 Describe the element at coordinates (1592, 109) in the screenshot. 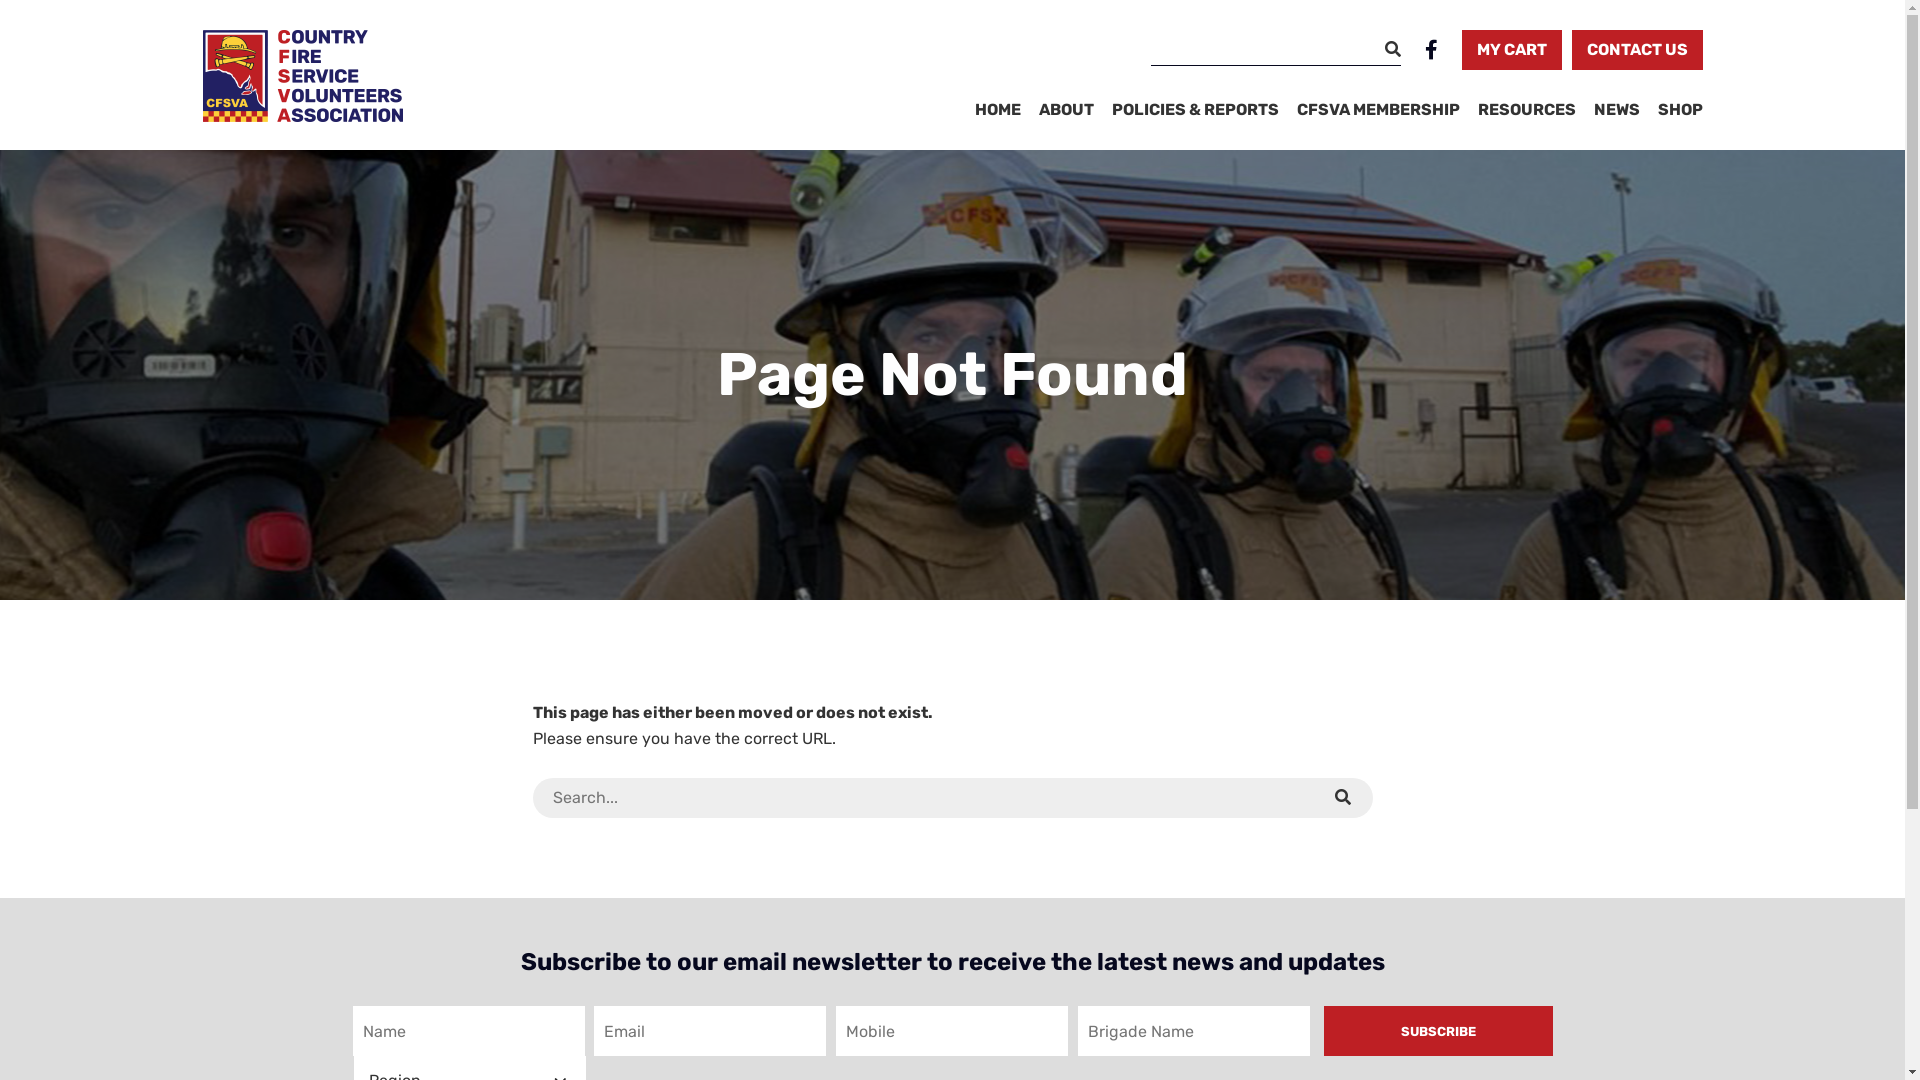

I see `'NEWS'` at that location.